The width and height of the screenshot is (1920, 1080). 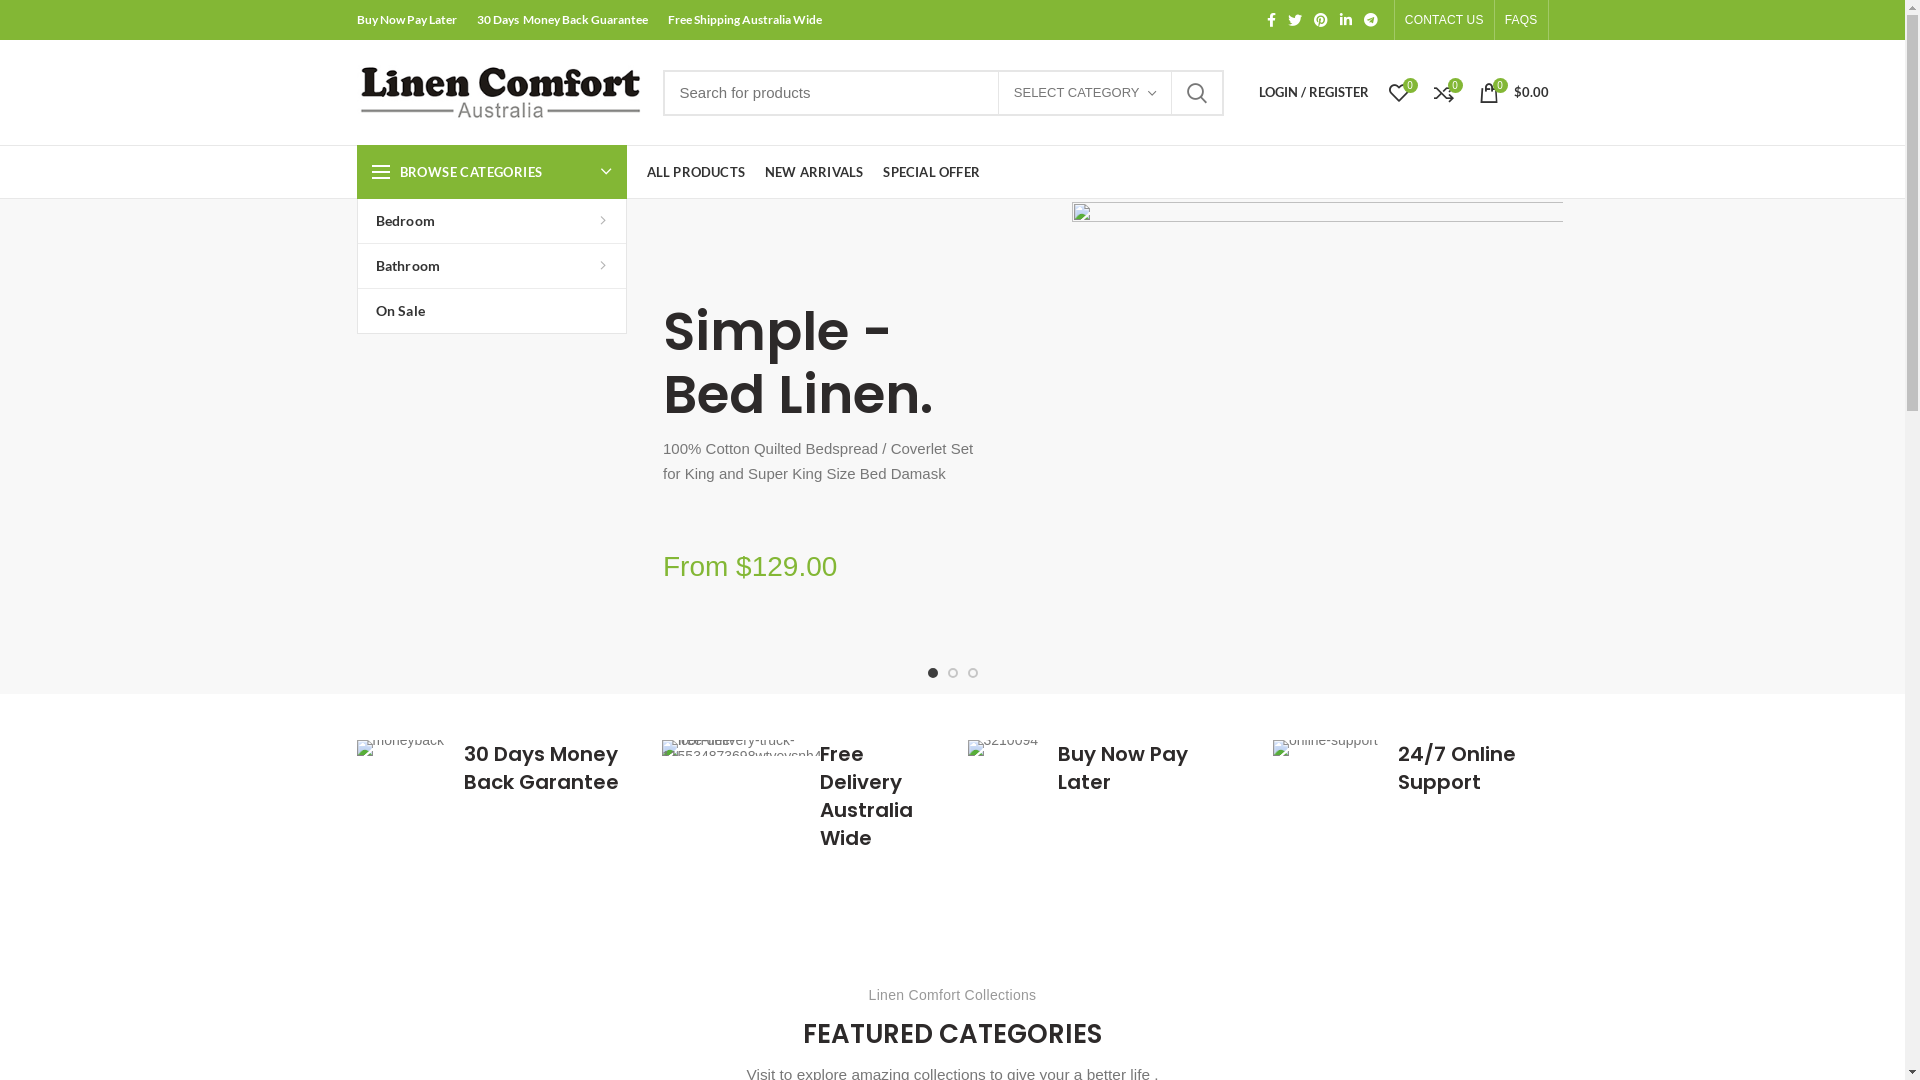 I want to click on 'linkedin', so click(x=1345, y=19).